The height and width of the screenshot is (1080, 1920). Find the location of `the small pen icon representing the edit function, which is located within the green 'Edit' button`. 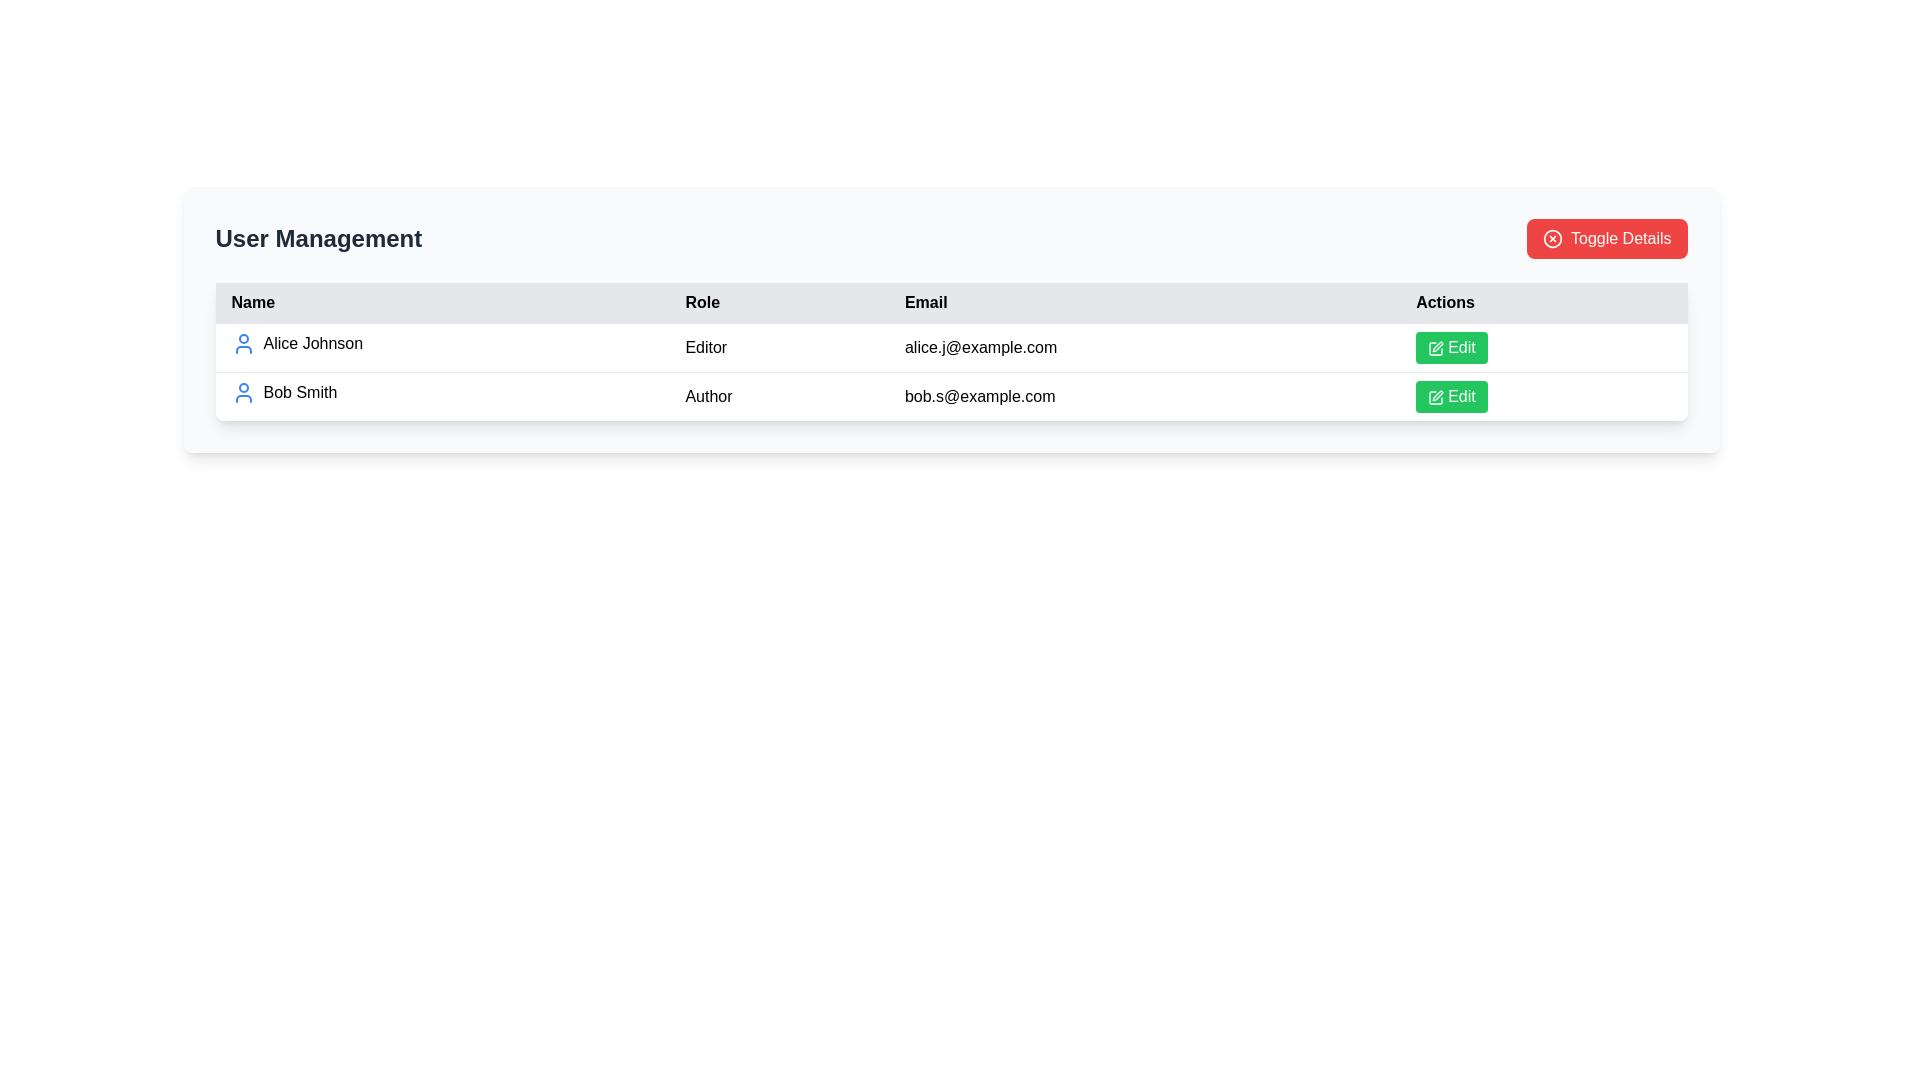

the small pen icon representing the edit function, which is located within the green 'Edit' button is located at coordinates (1435, 347).